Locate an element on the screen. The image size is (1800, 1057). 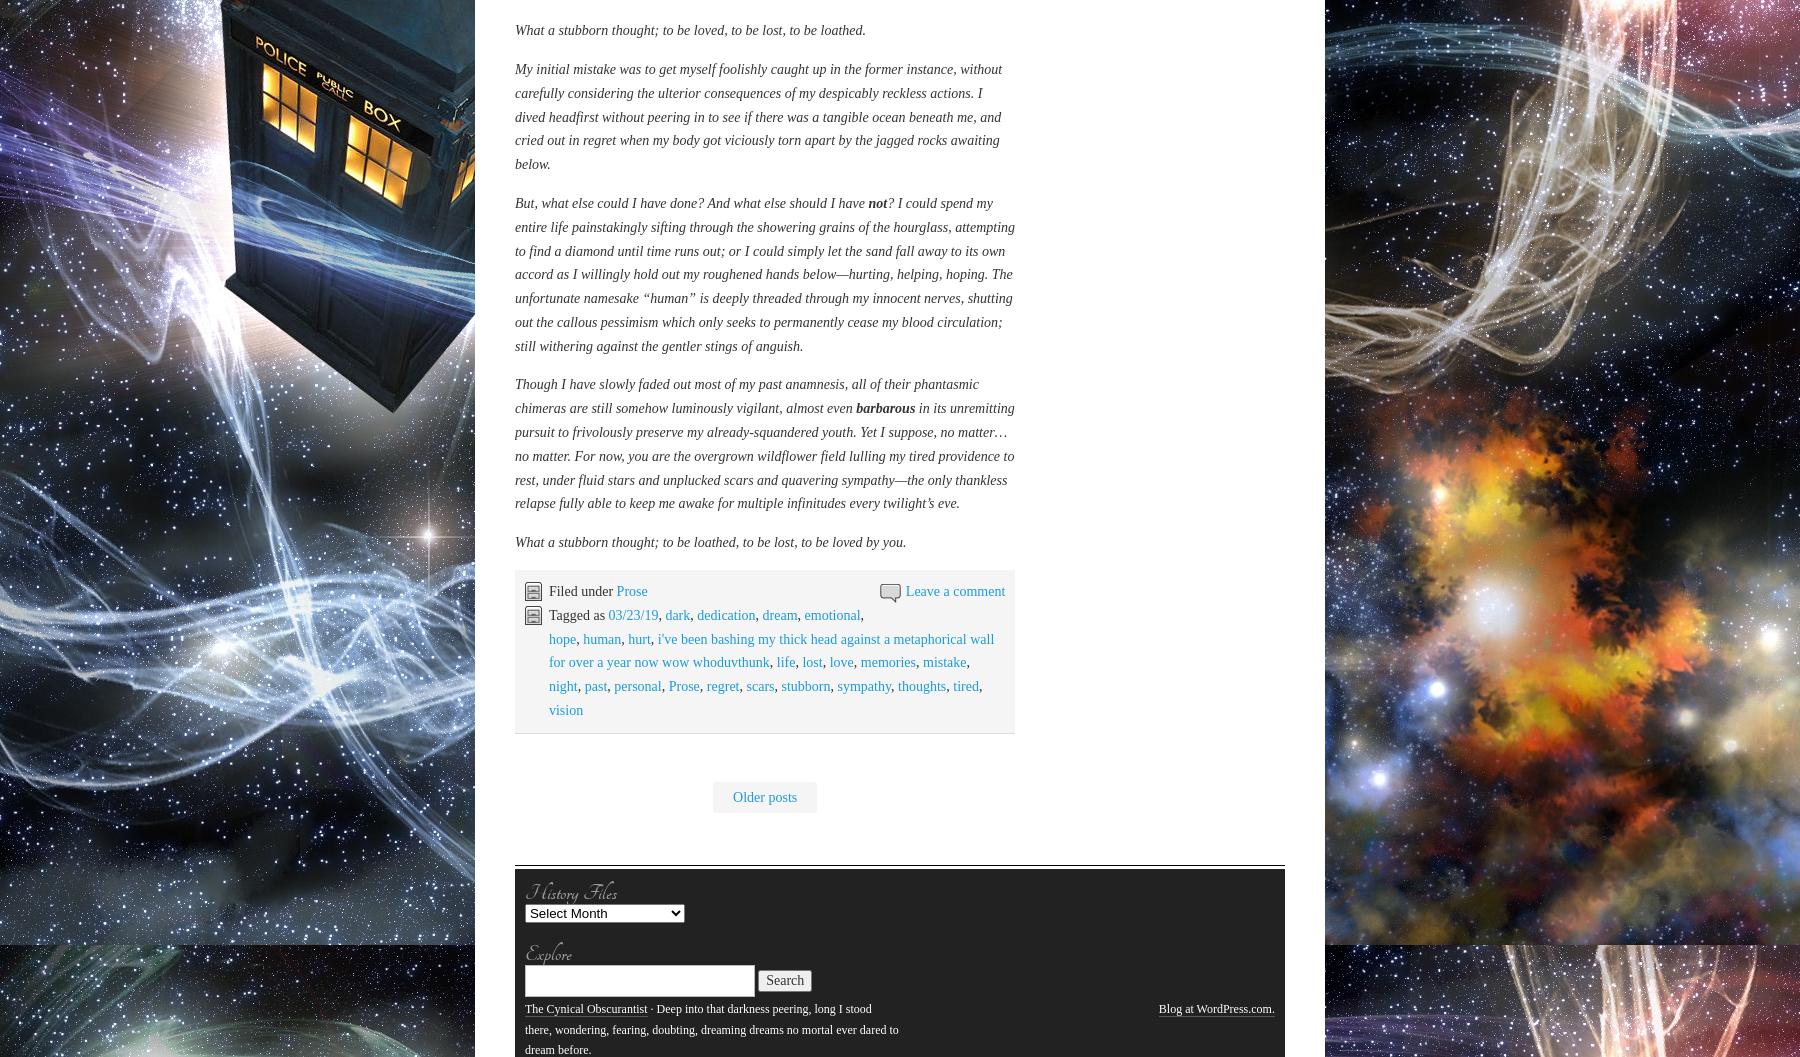
'Poetry' is located at coordinates (615, 422).